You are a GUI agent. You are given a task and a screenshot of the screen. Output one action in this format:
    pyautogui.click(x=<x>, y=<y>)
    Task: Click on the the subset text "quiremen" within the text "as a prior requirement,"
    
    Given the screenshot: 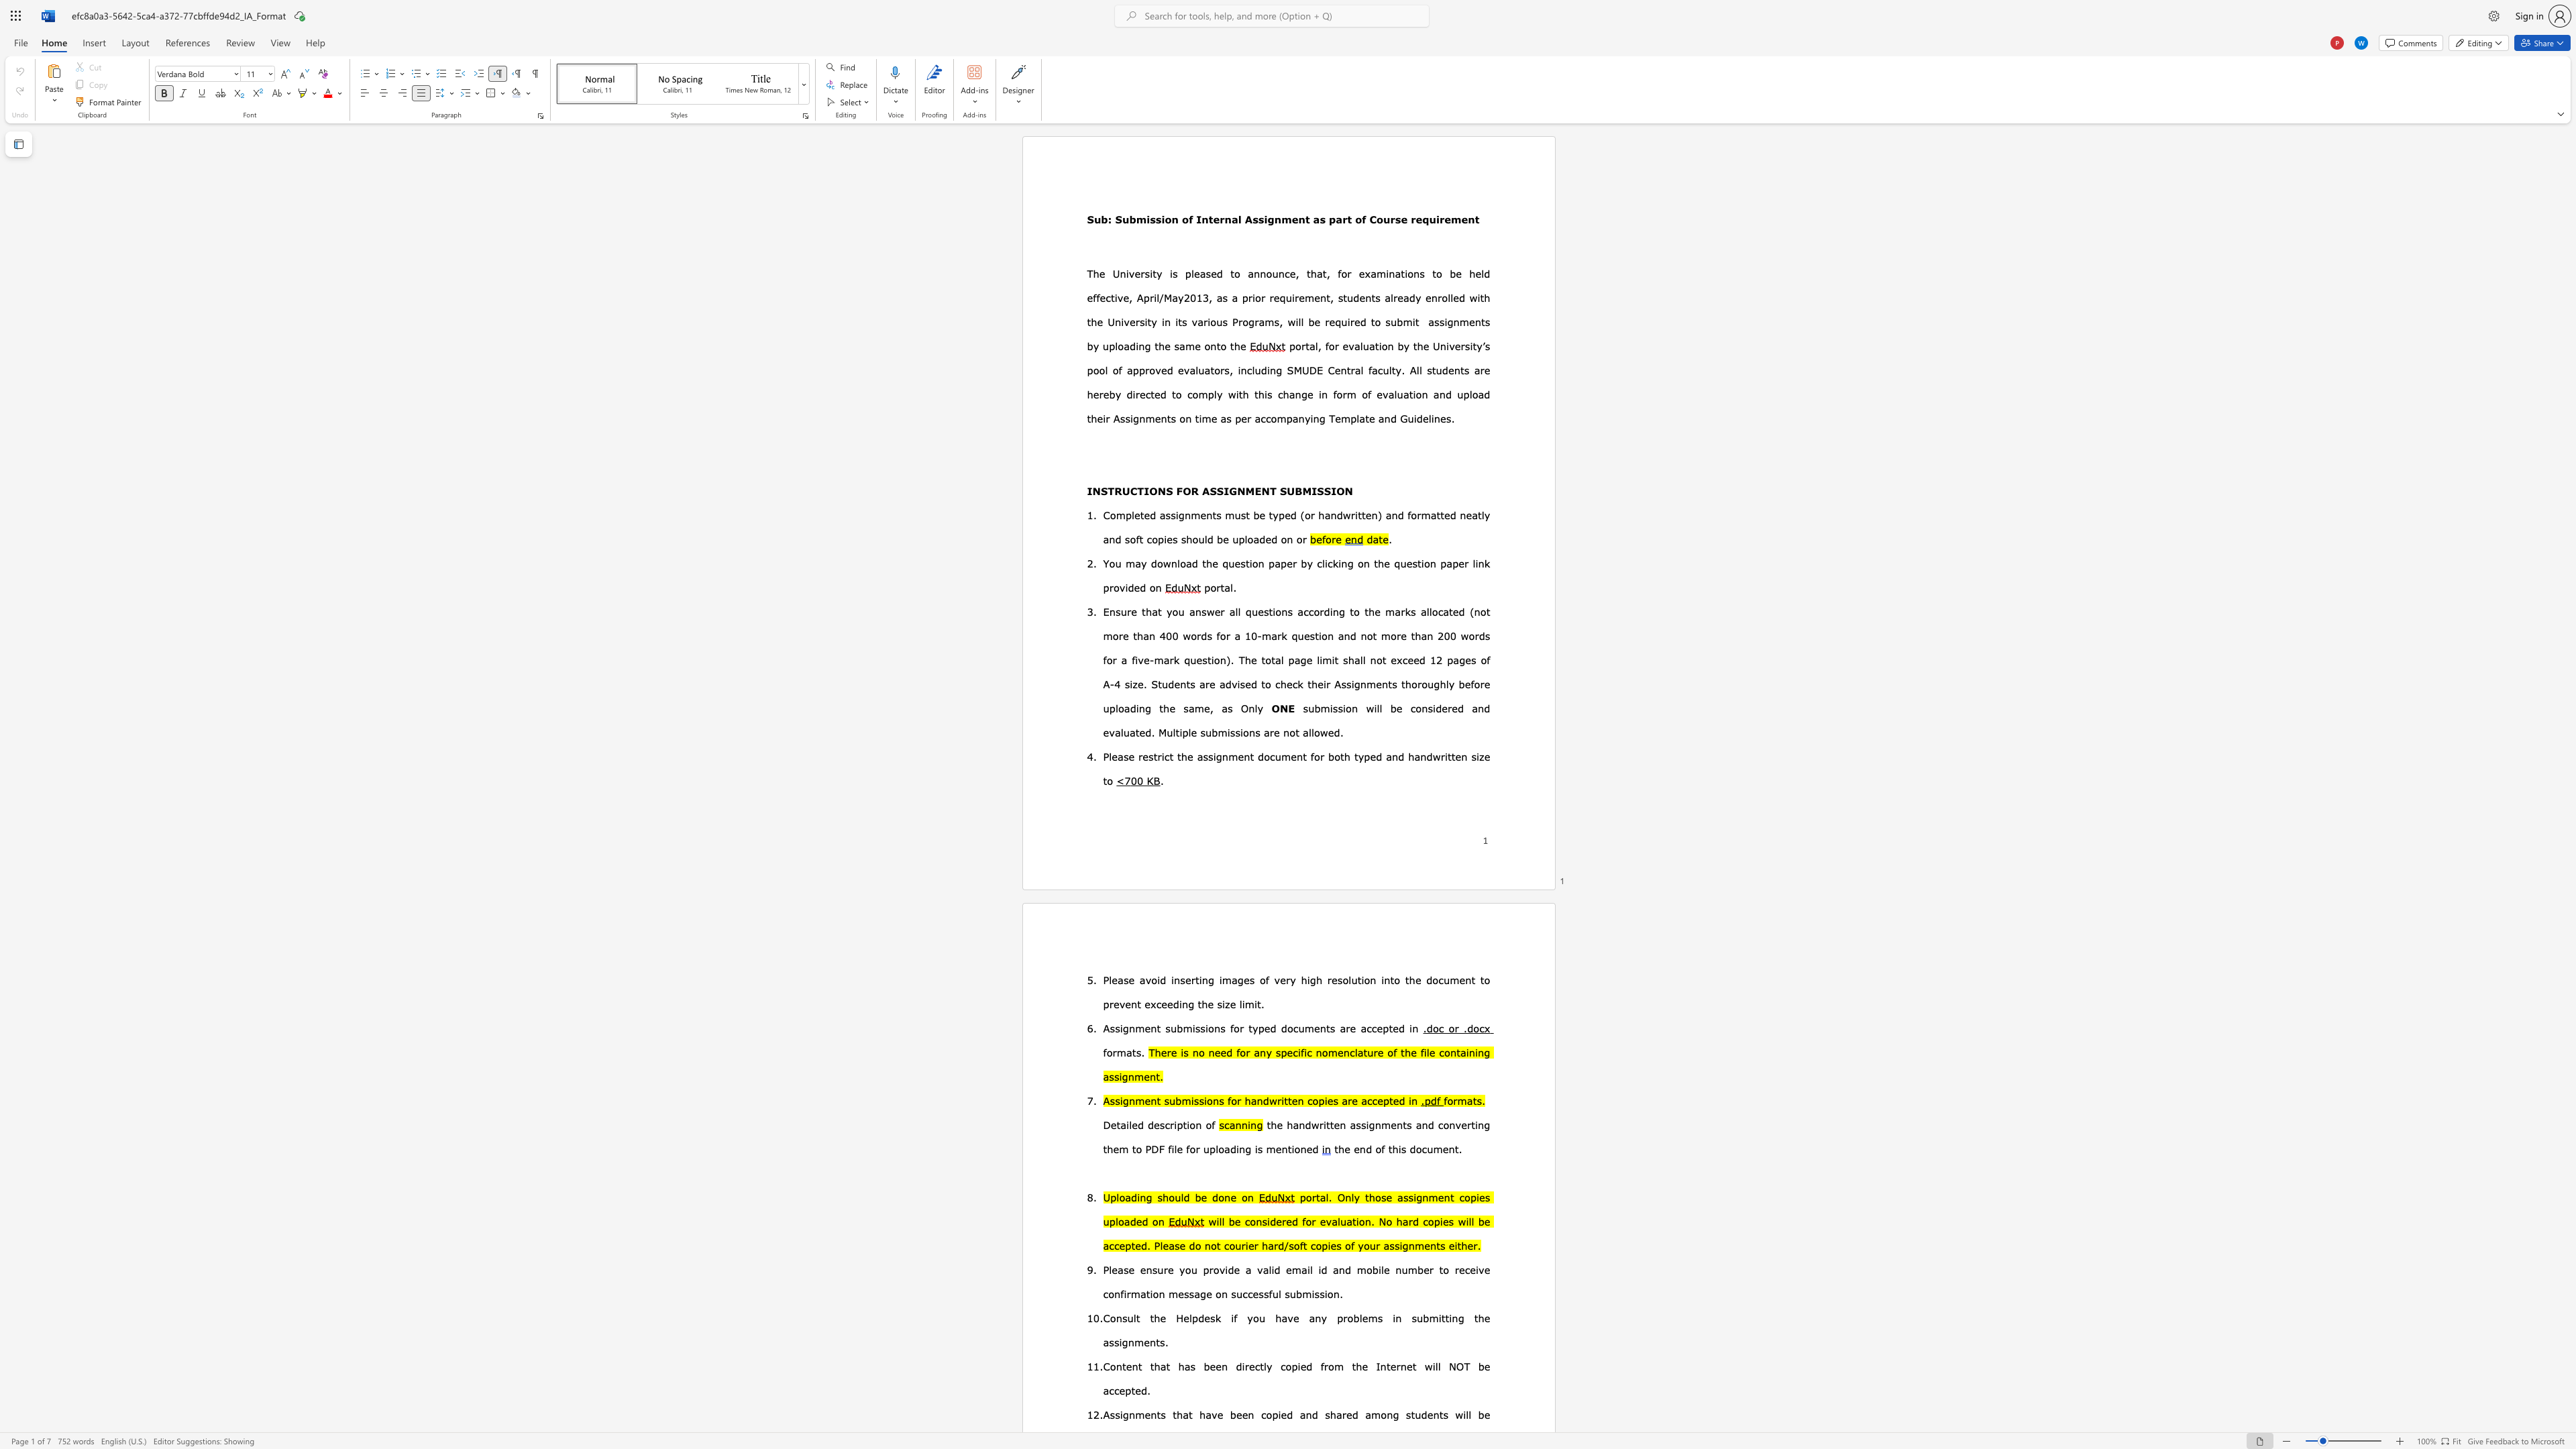 What is the action you would take?
    pyautogui.click(x=1279, y=297)
    